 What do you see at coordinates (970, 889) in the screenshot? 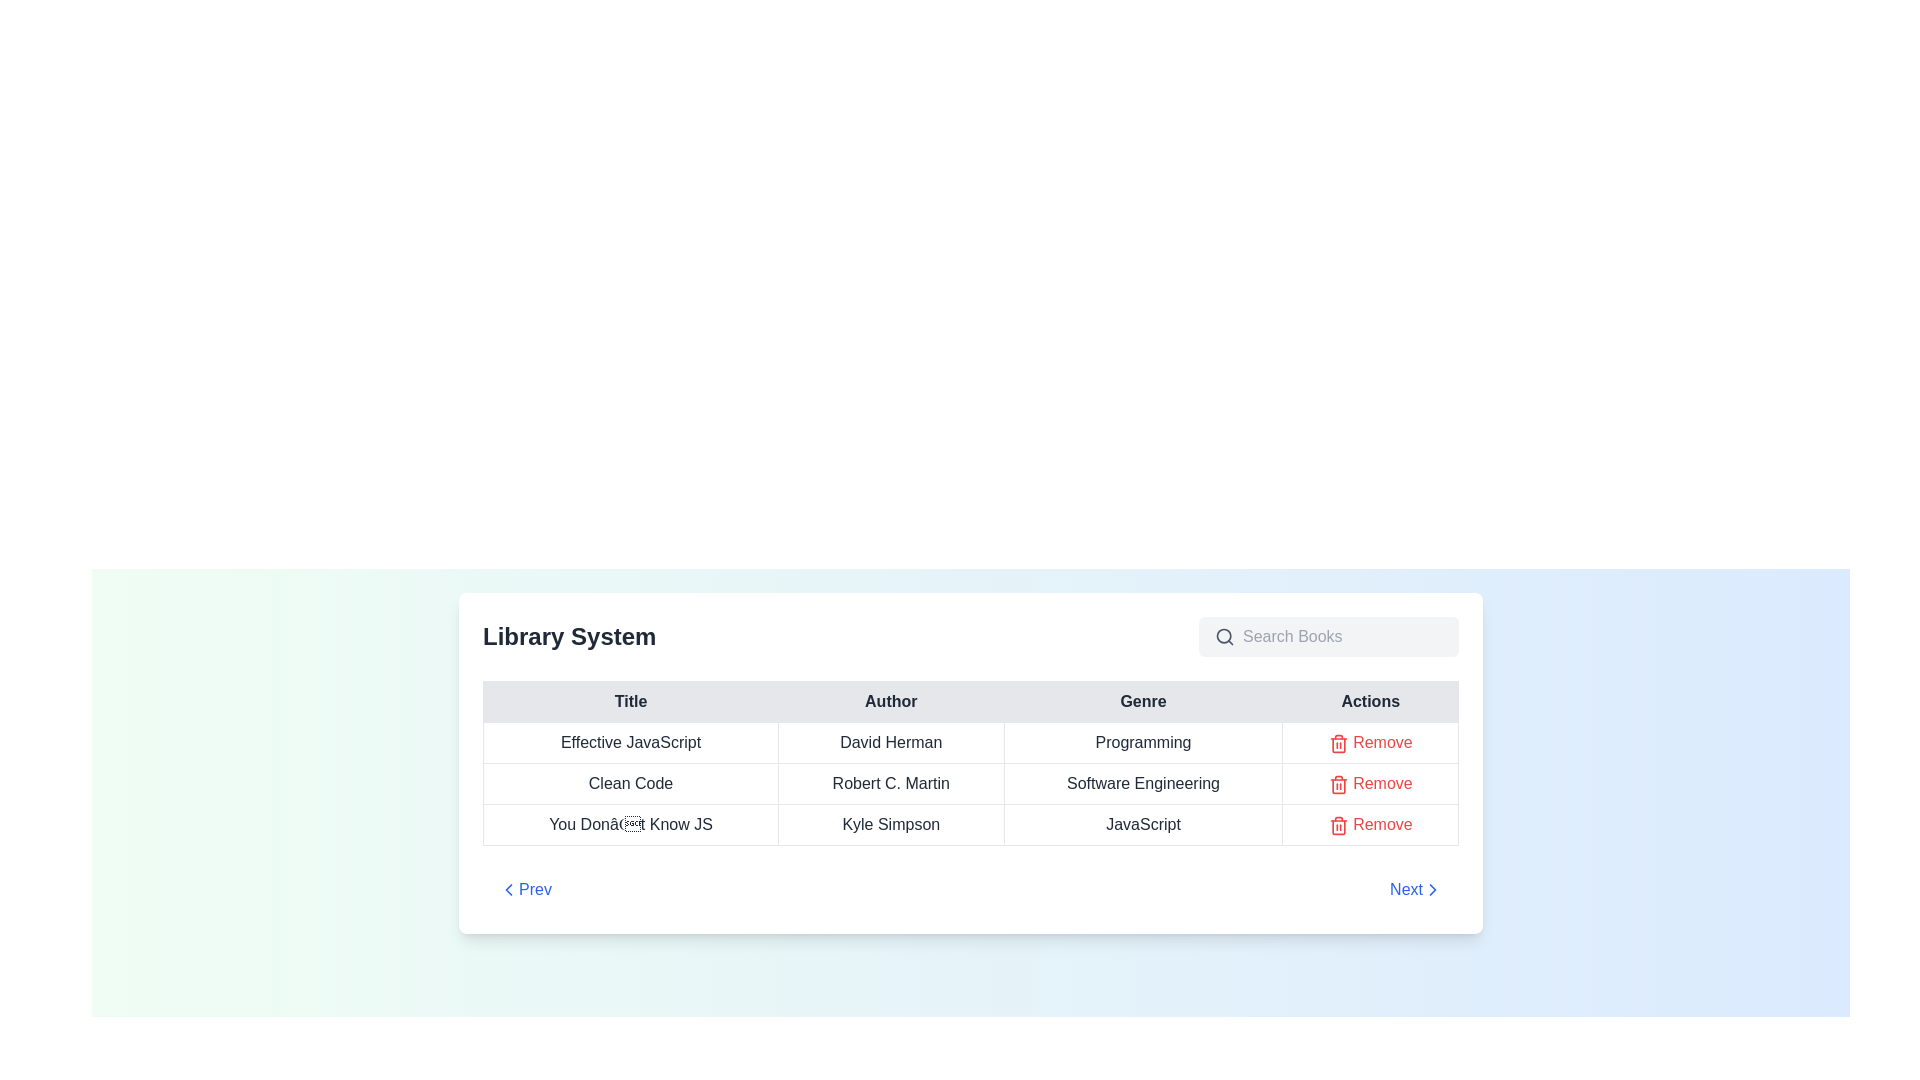
I see `the 'Next' button on the Navigation bar at the bottom of the library system interface` at bounding box center [970, 889].